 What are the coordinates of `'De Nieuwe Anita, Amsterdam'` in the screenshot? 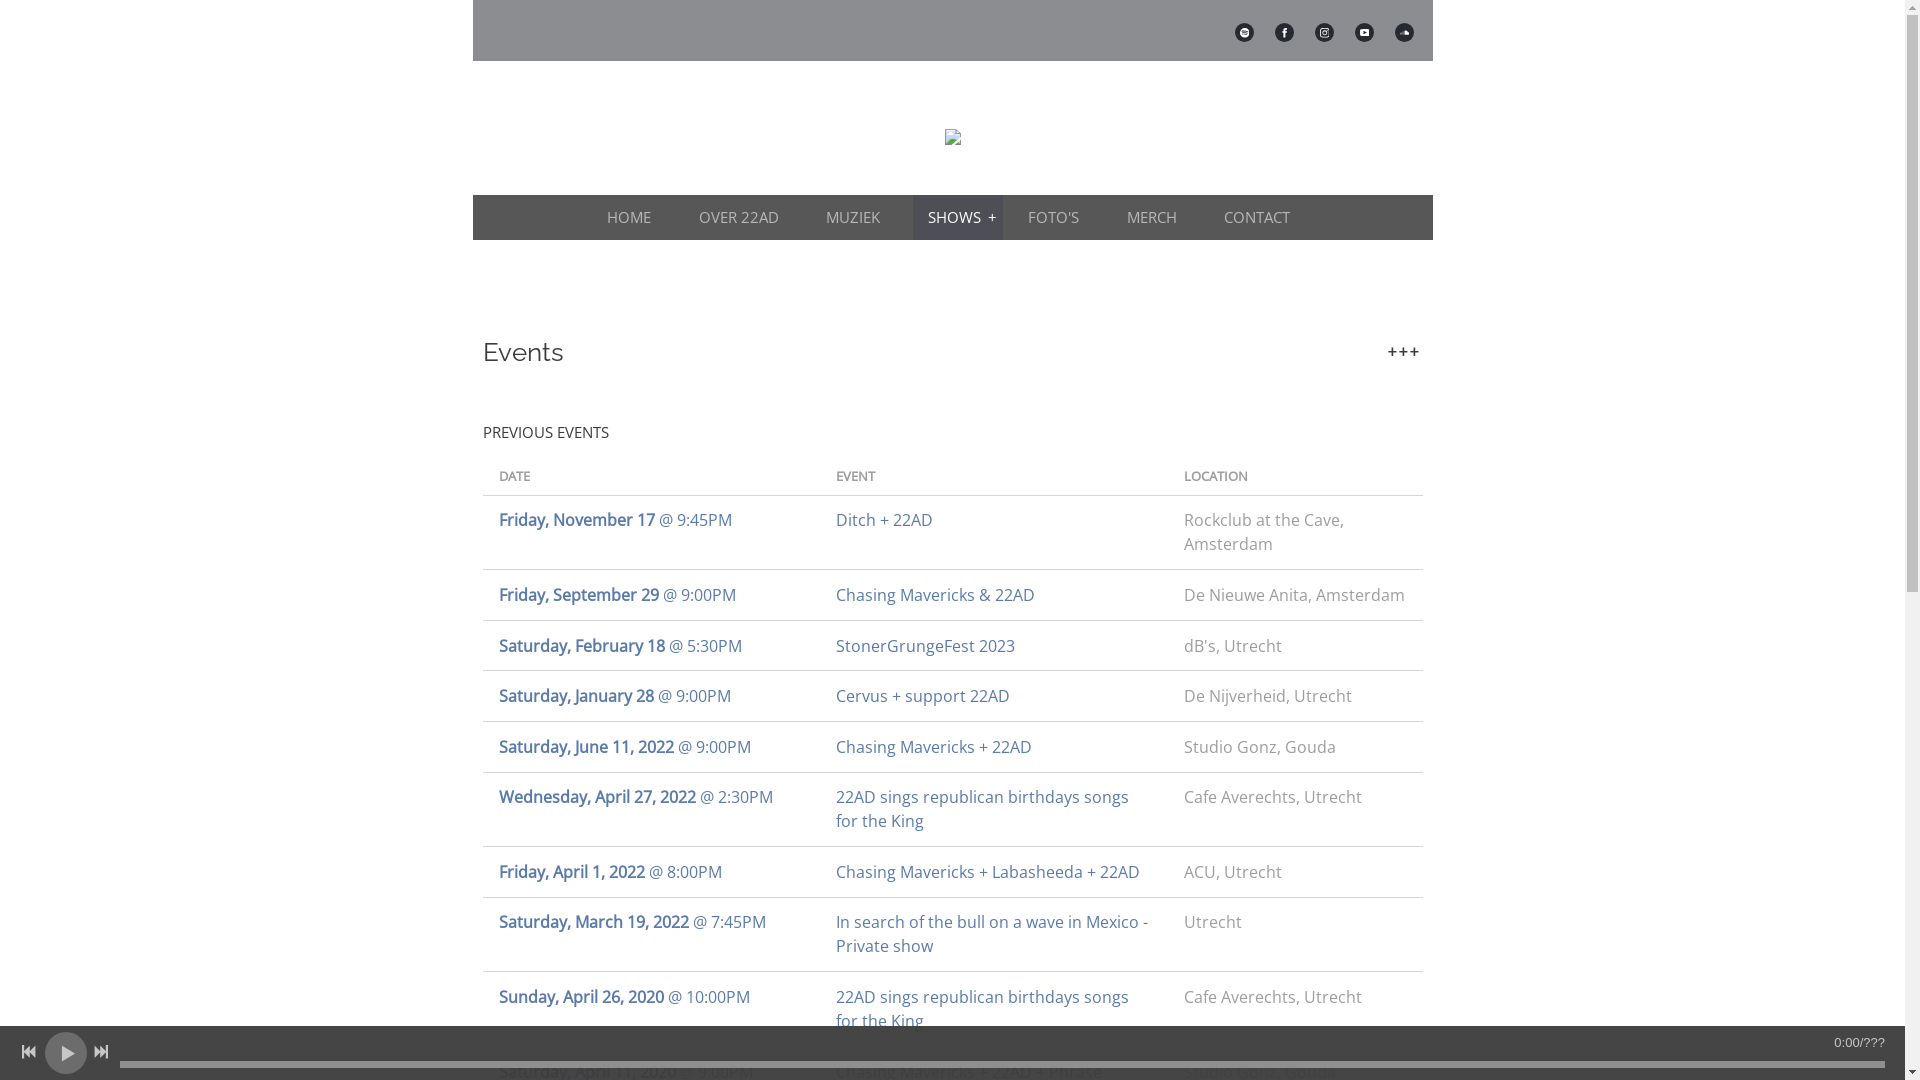 It's located at (1295, 593).